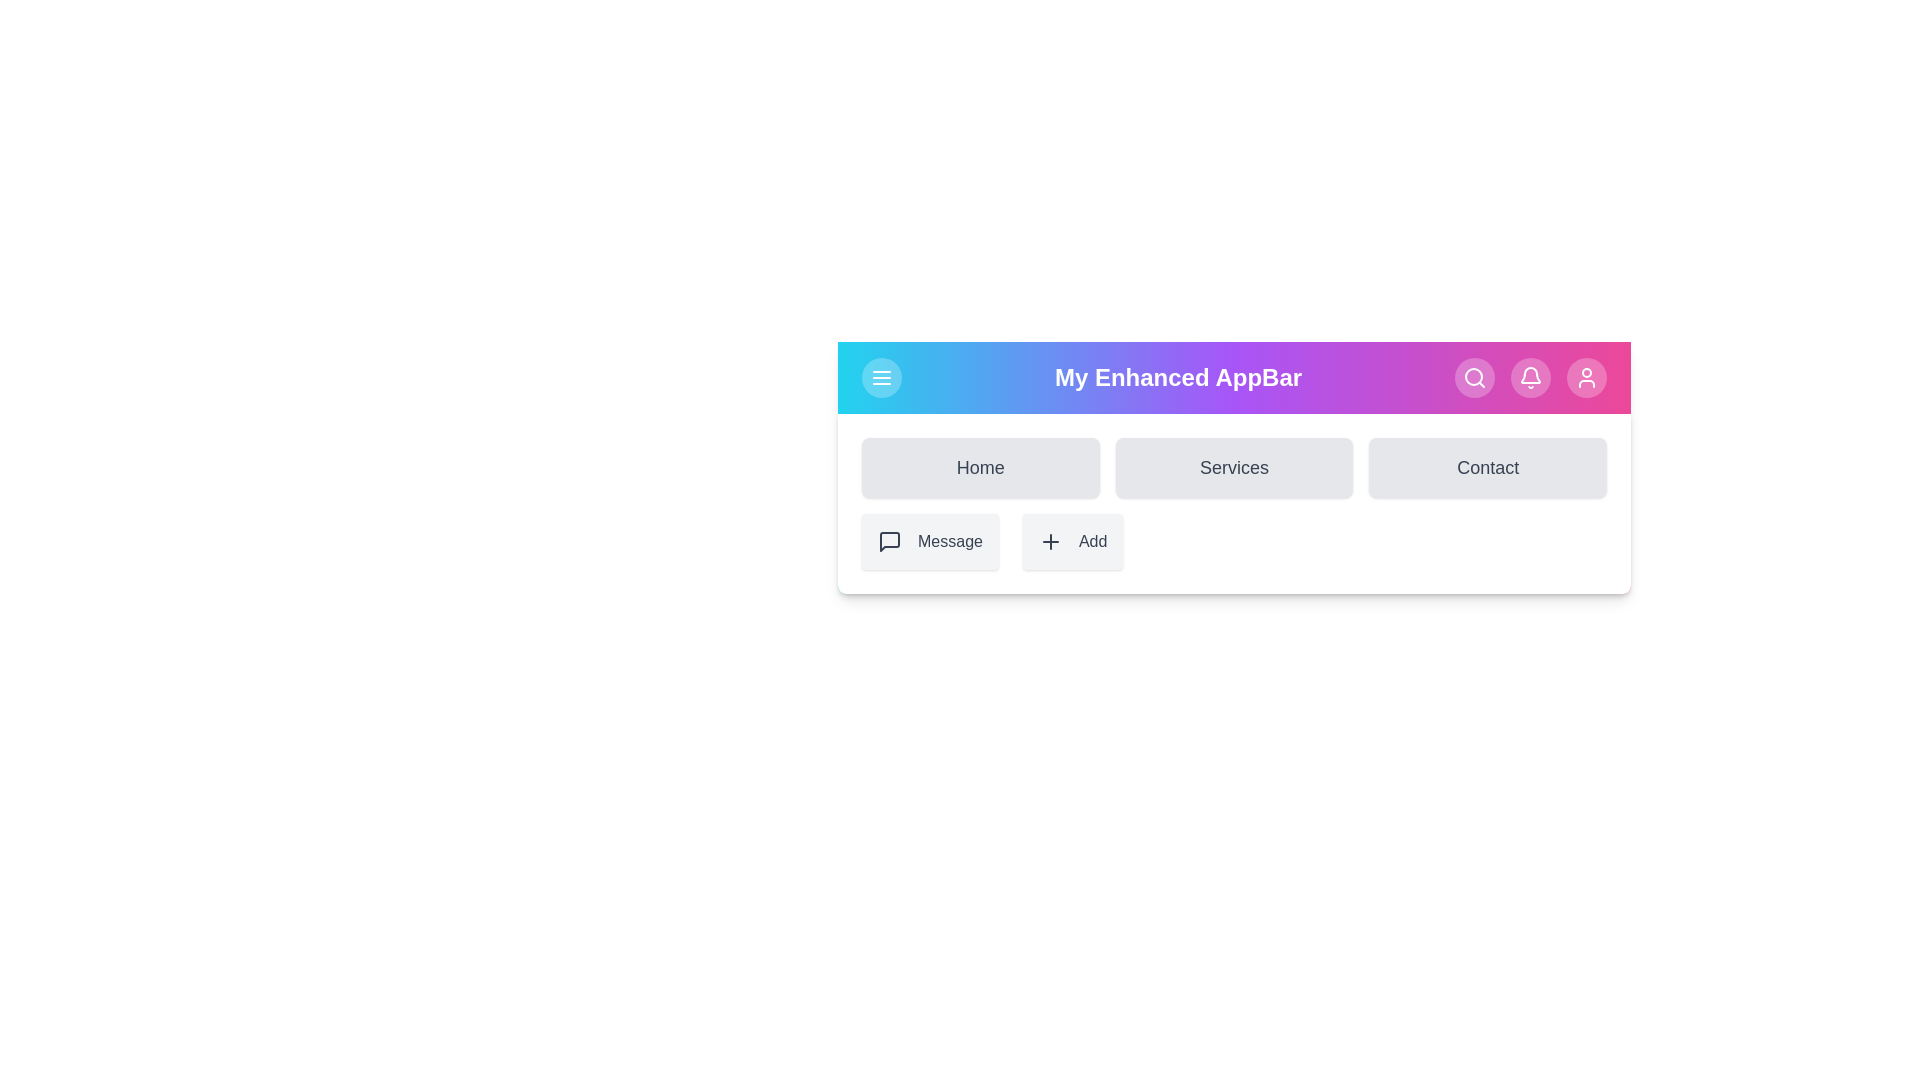  Describe the element at coordinates (1233, 467) in the screenshot. I see `the Services navigation link` at that location.